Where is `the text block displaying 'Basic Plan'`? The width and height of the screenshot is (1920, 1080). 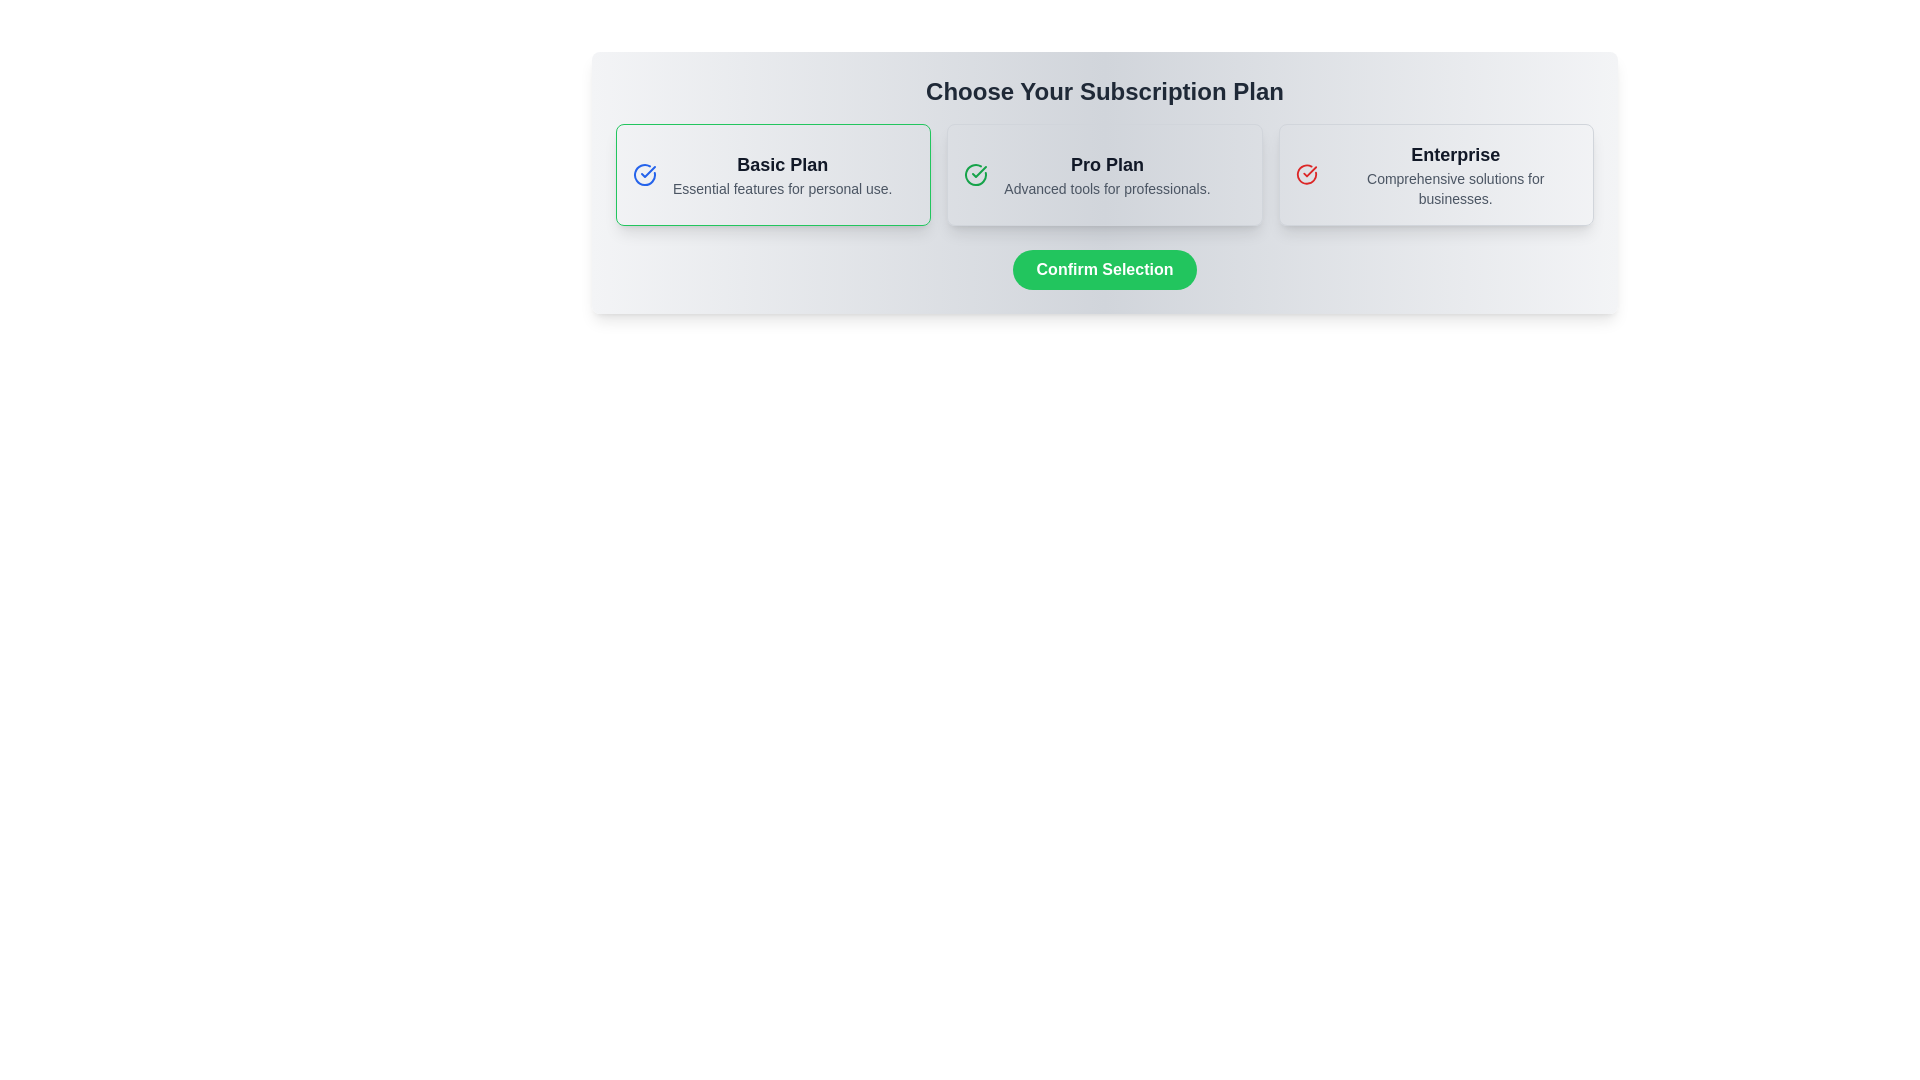
the text block displaying 'Basic Plan' is located at coordinates (781, 173).